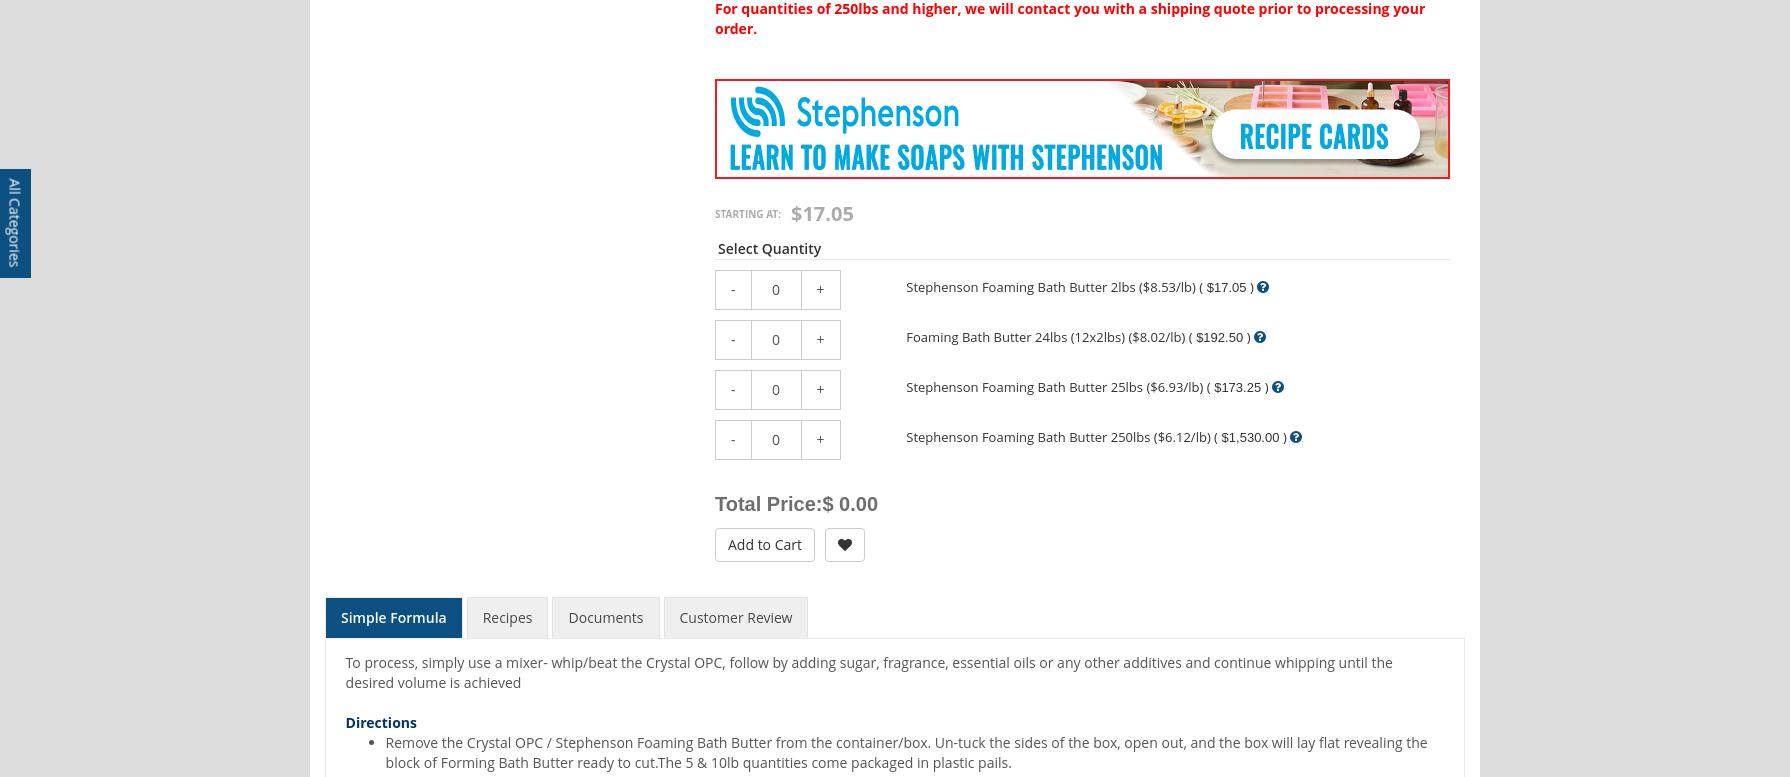  Describe the element at coordinates (820, 502) in the screenshot. I see `'$ 0.00'` at that location.